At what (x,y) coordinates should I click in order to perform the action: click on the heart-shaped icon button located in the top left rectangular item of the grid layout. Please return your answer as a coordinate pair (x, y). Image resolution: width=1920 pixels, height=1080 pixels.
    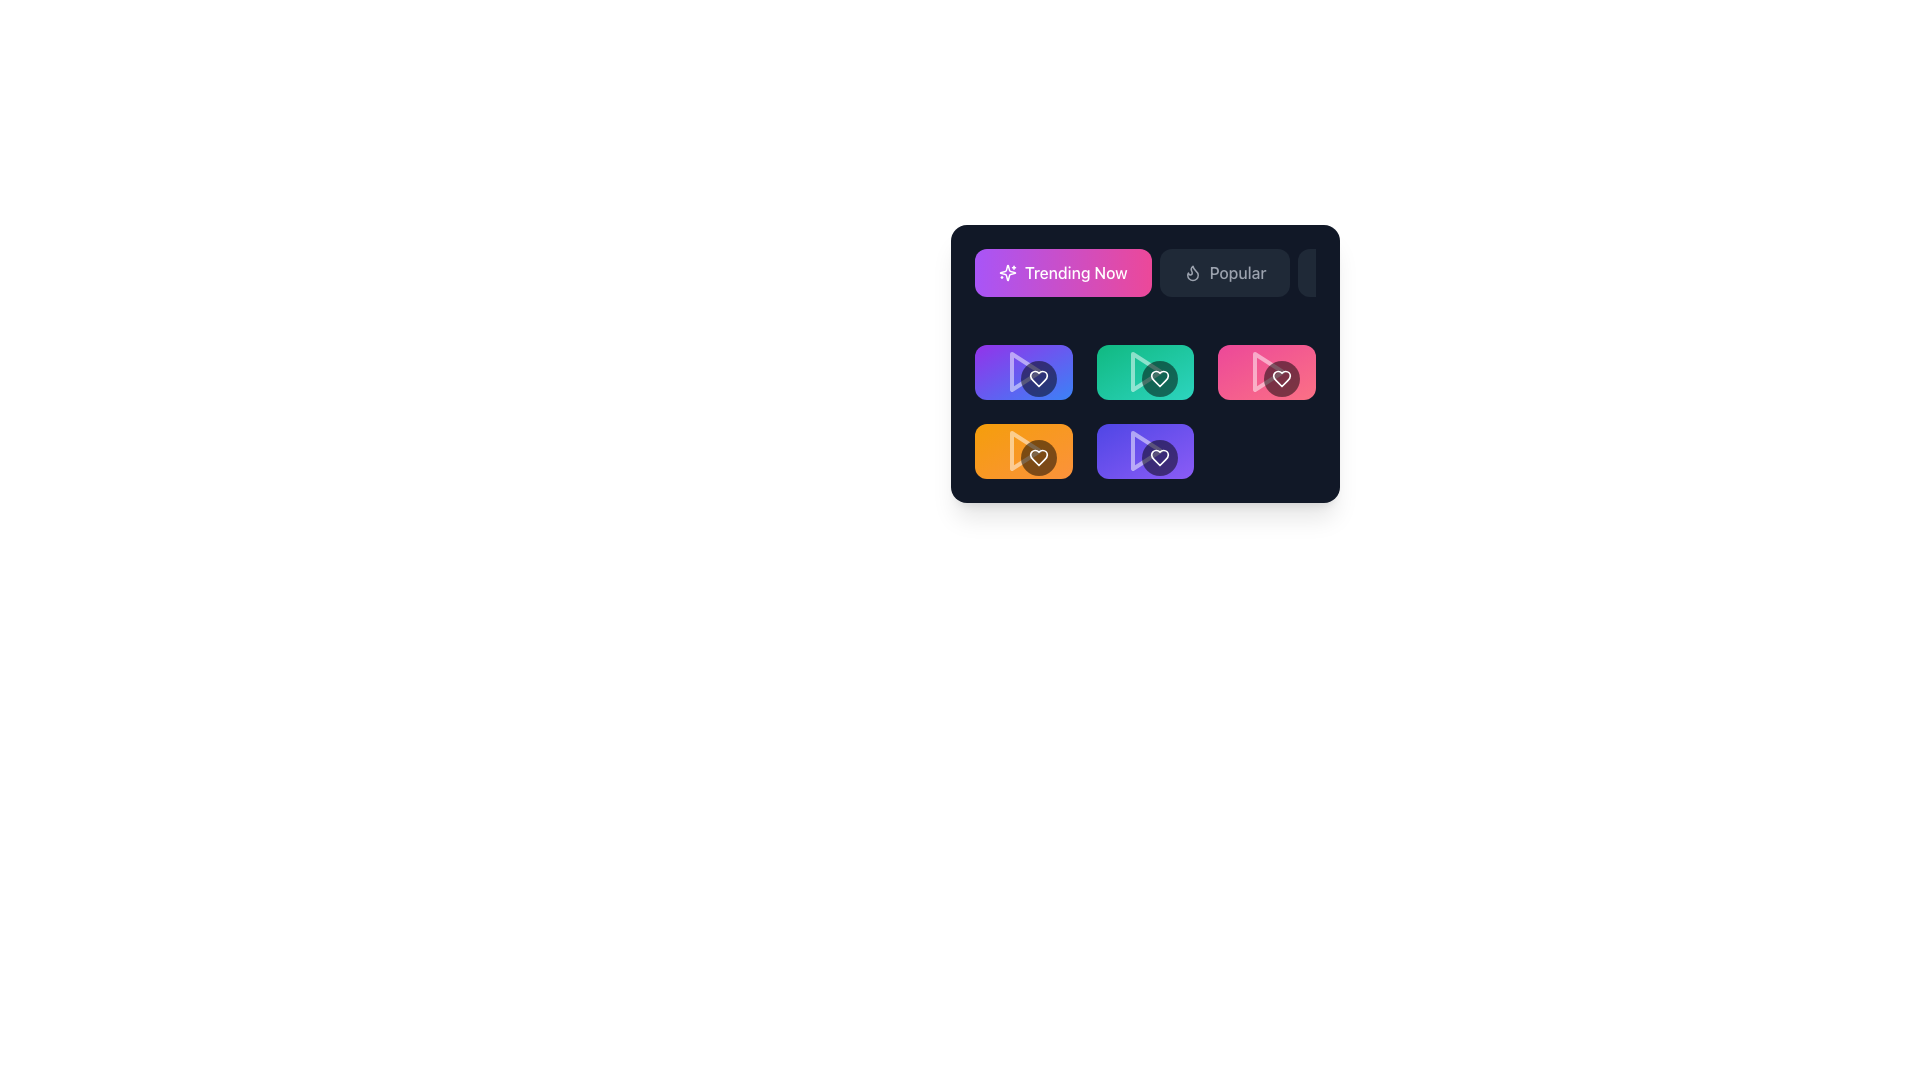
    Looking at the image, I should click on (1038, 378).